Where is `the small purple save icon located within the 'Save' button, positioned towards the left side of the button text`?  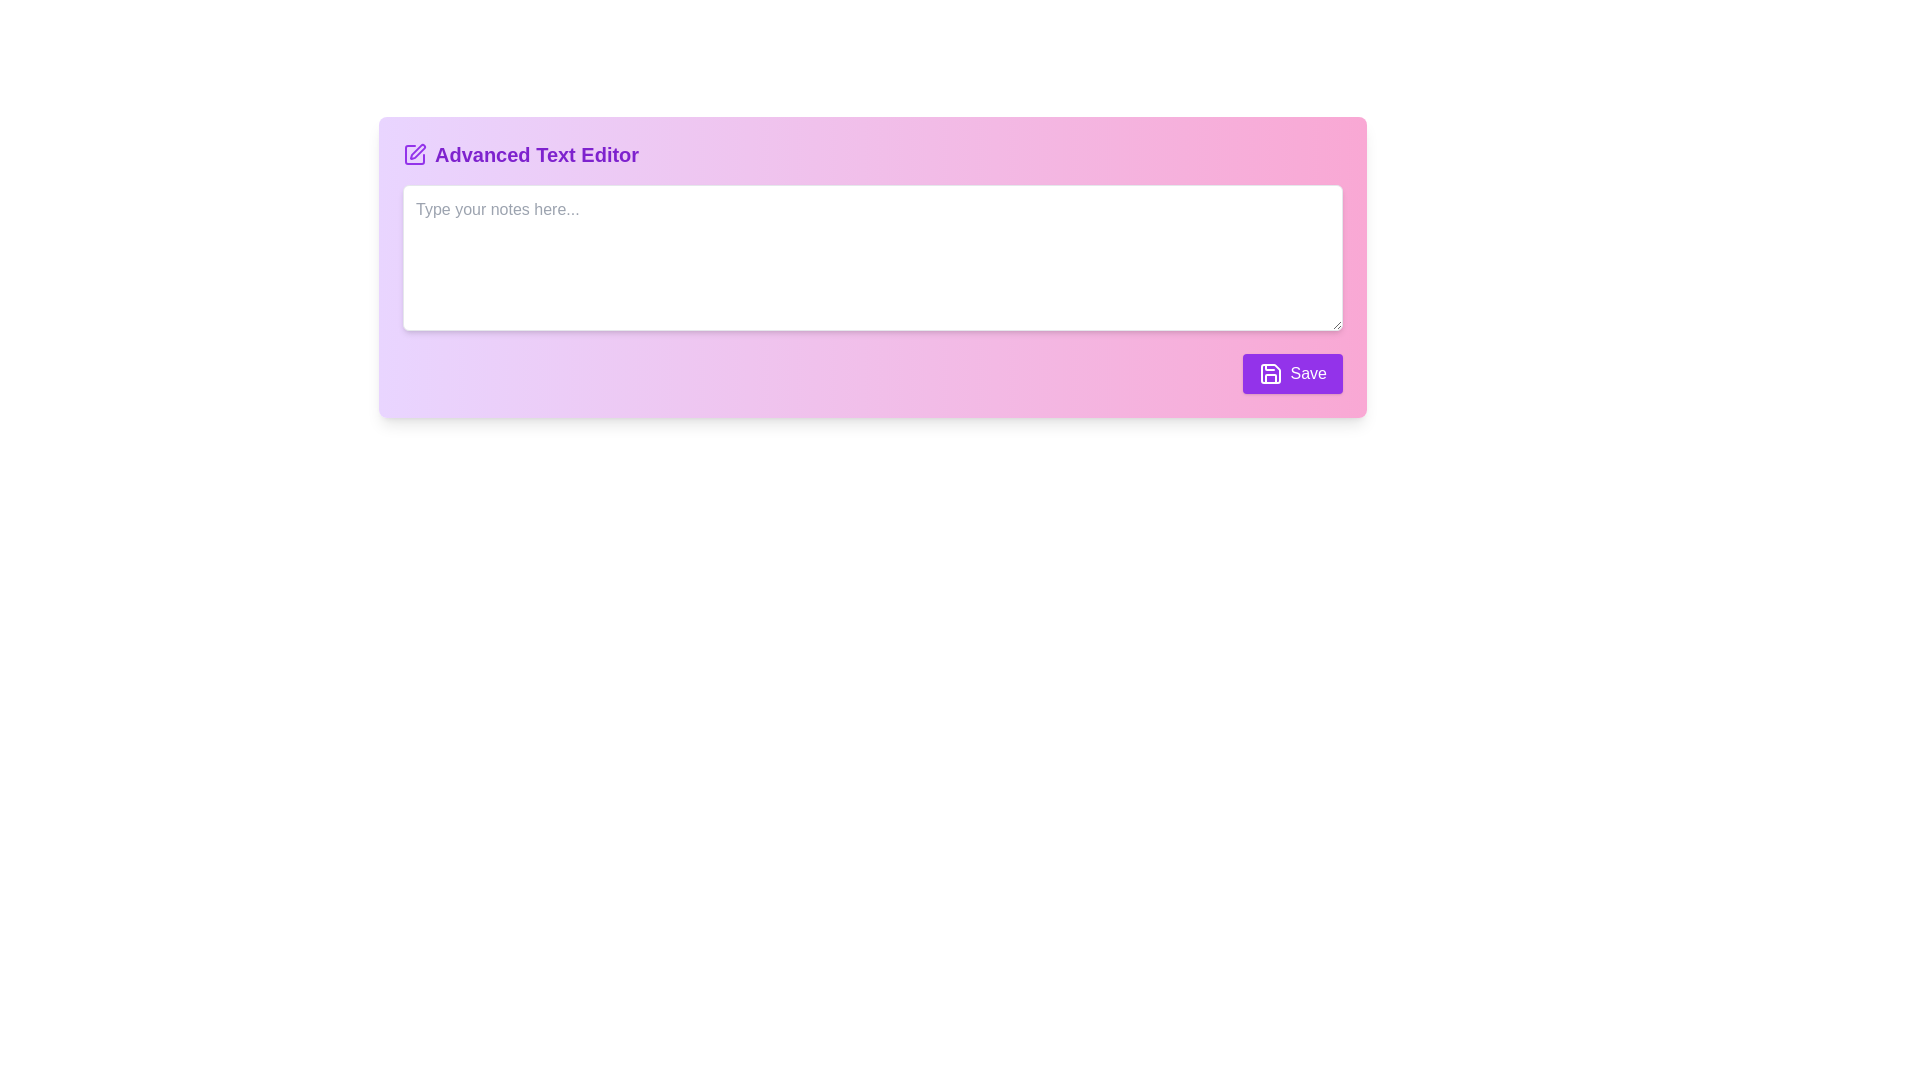 the small purple save icon located within the 'Save' button, positioned towards the left side of the button text is located at coordinates (1269, 374).